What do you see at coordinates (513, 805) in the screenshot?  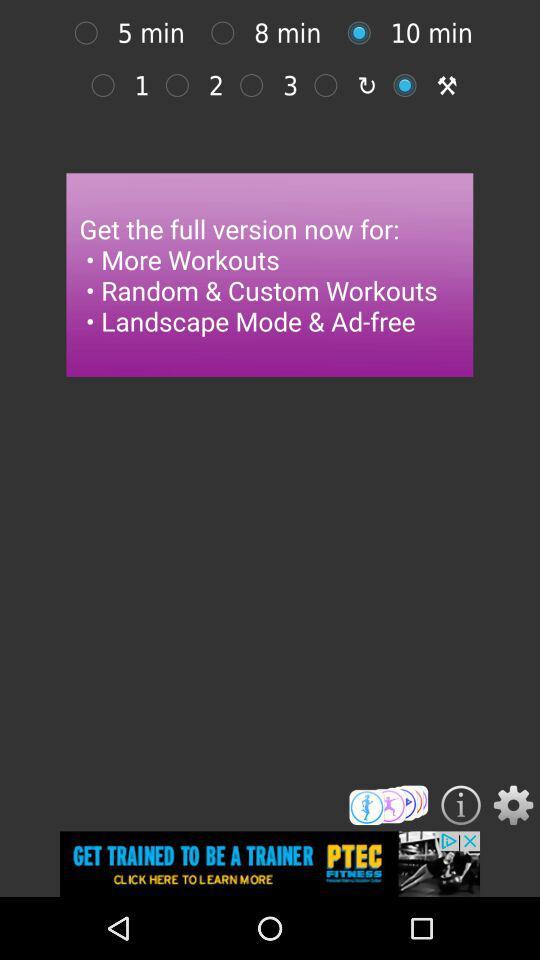 I see `setting` at bounding box center [513, 805].